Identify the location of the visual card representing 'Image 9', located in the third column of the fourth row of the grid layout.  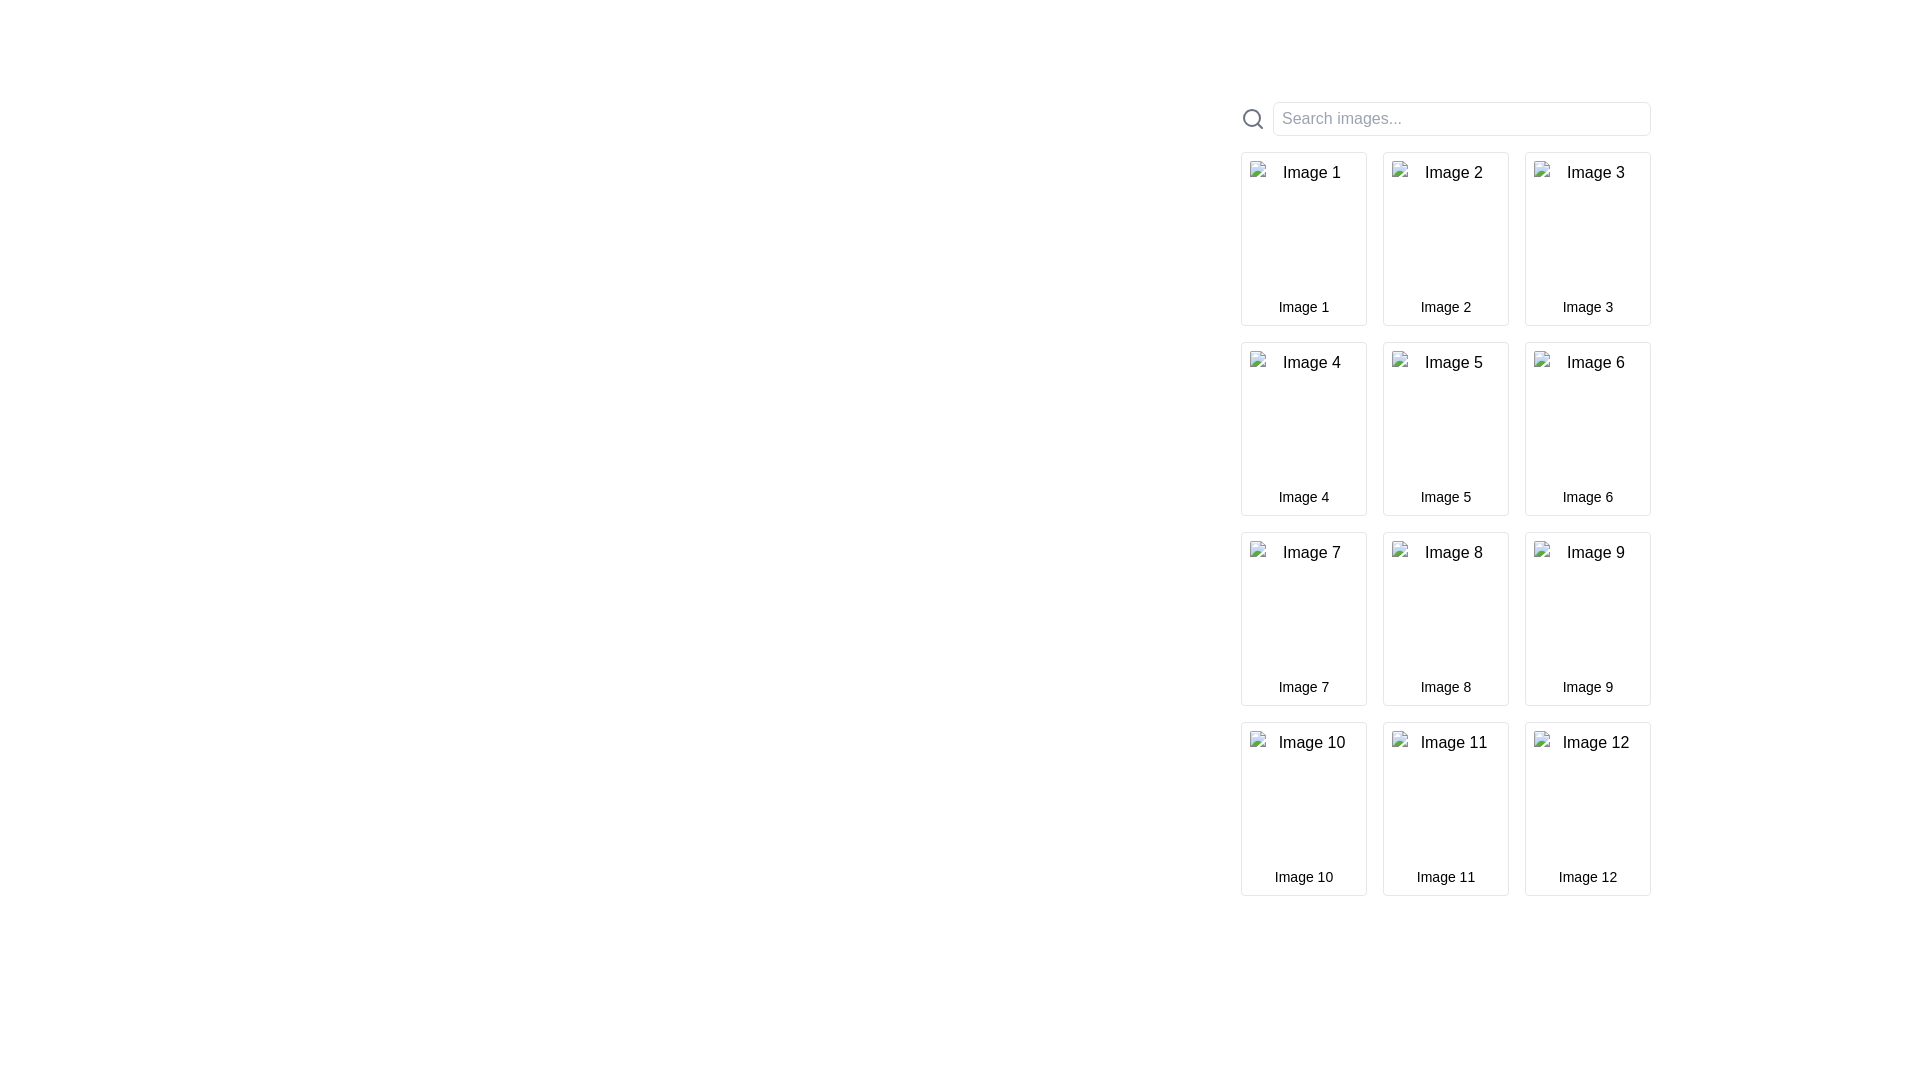
(1587, 617).